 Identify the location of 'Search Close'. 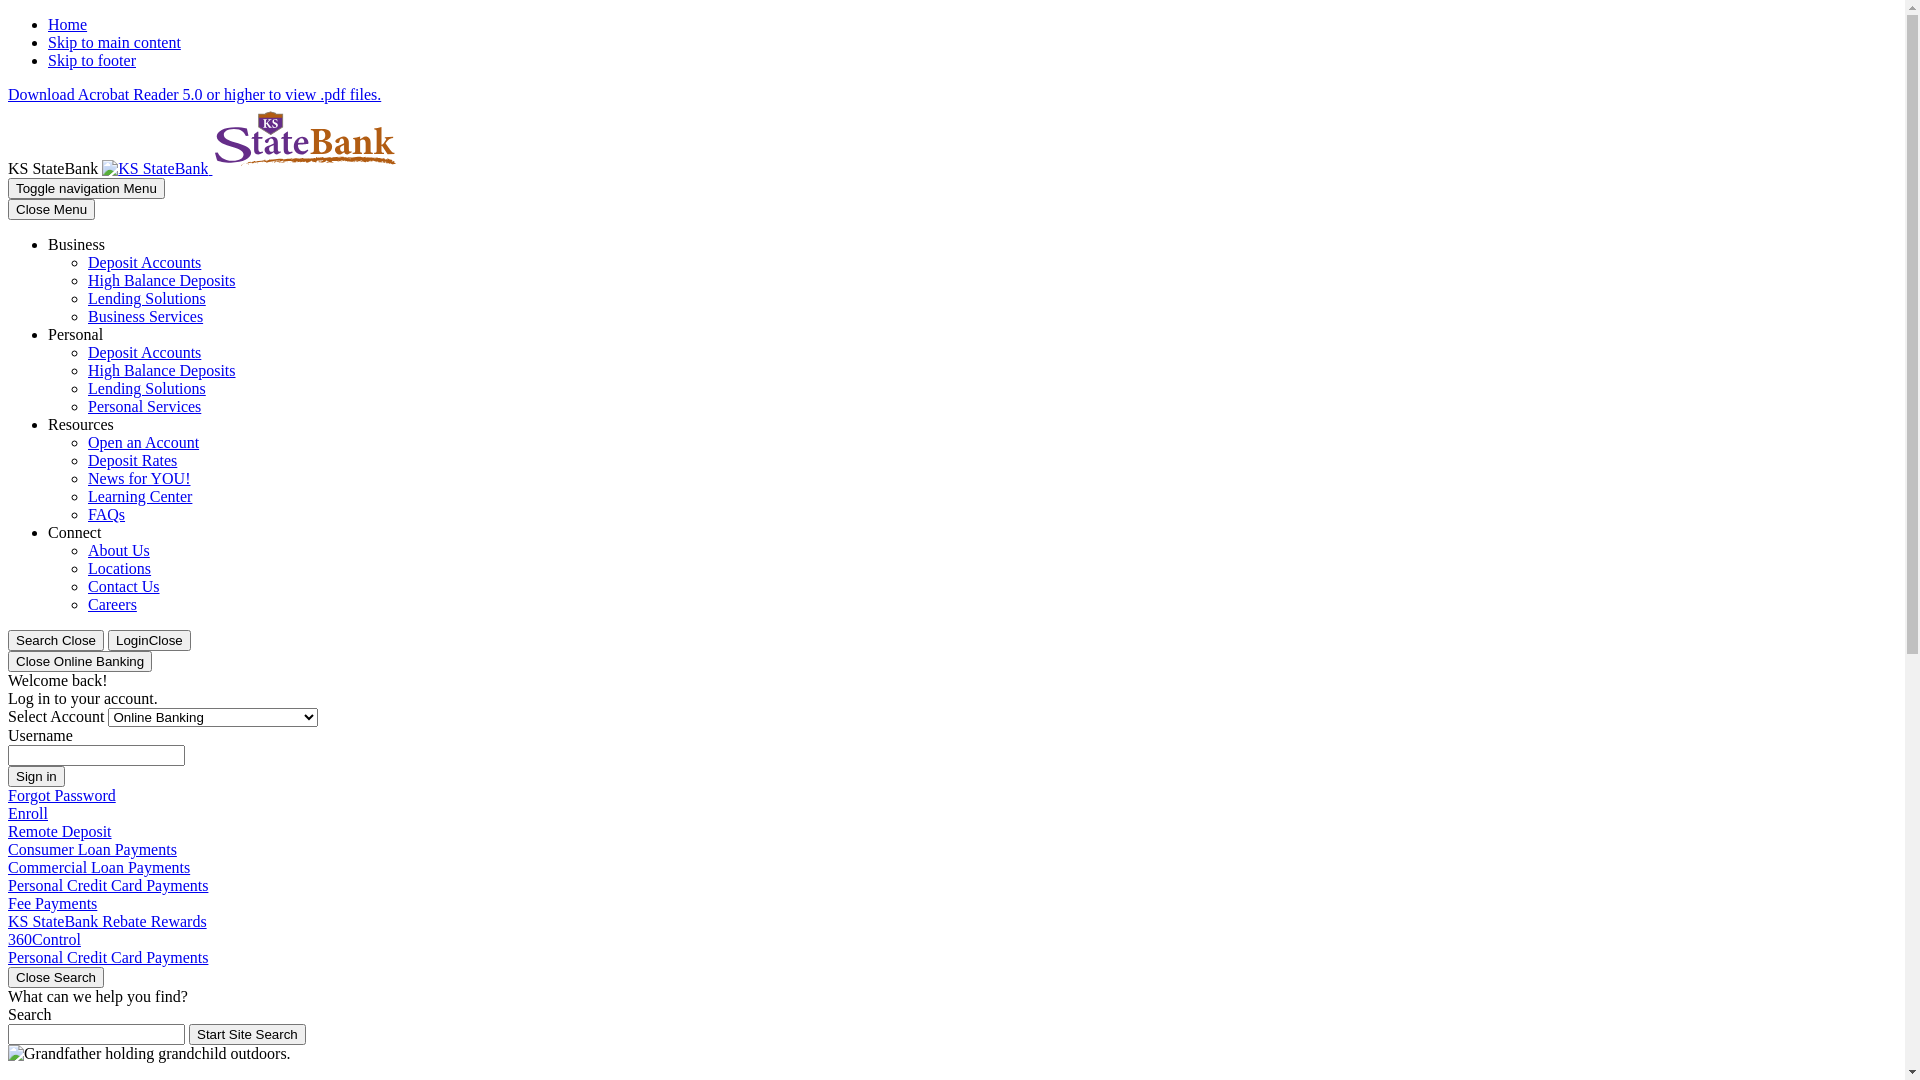
(8, 640).